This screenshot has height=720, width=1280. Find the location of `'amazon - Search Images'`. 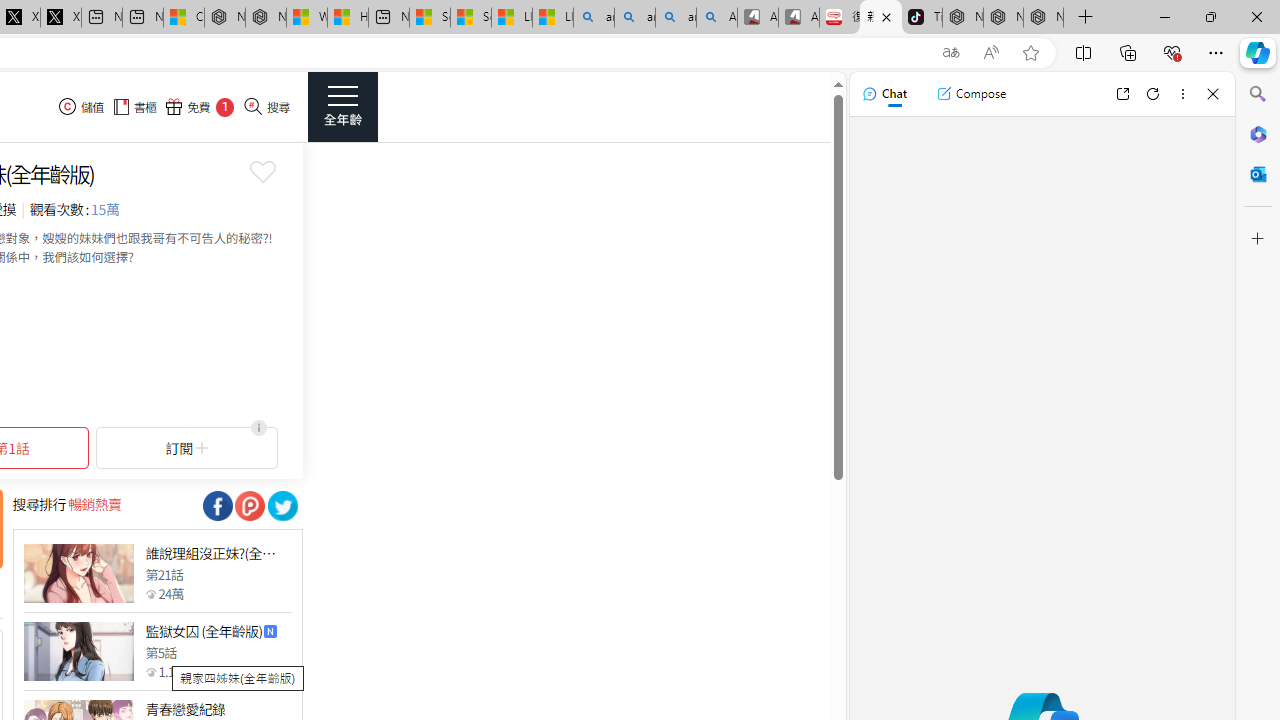

'amazon - Search Images' is located at coordinates (675, 17).